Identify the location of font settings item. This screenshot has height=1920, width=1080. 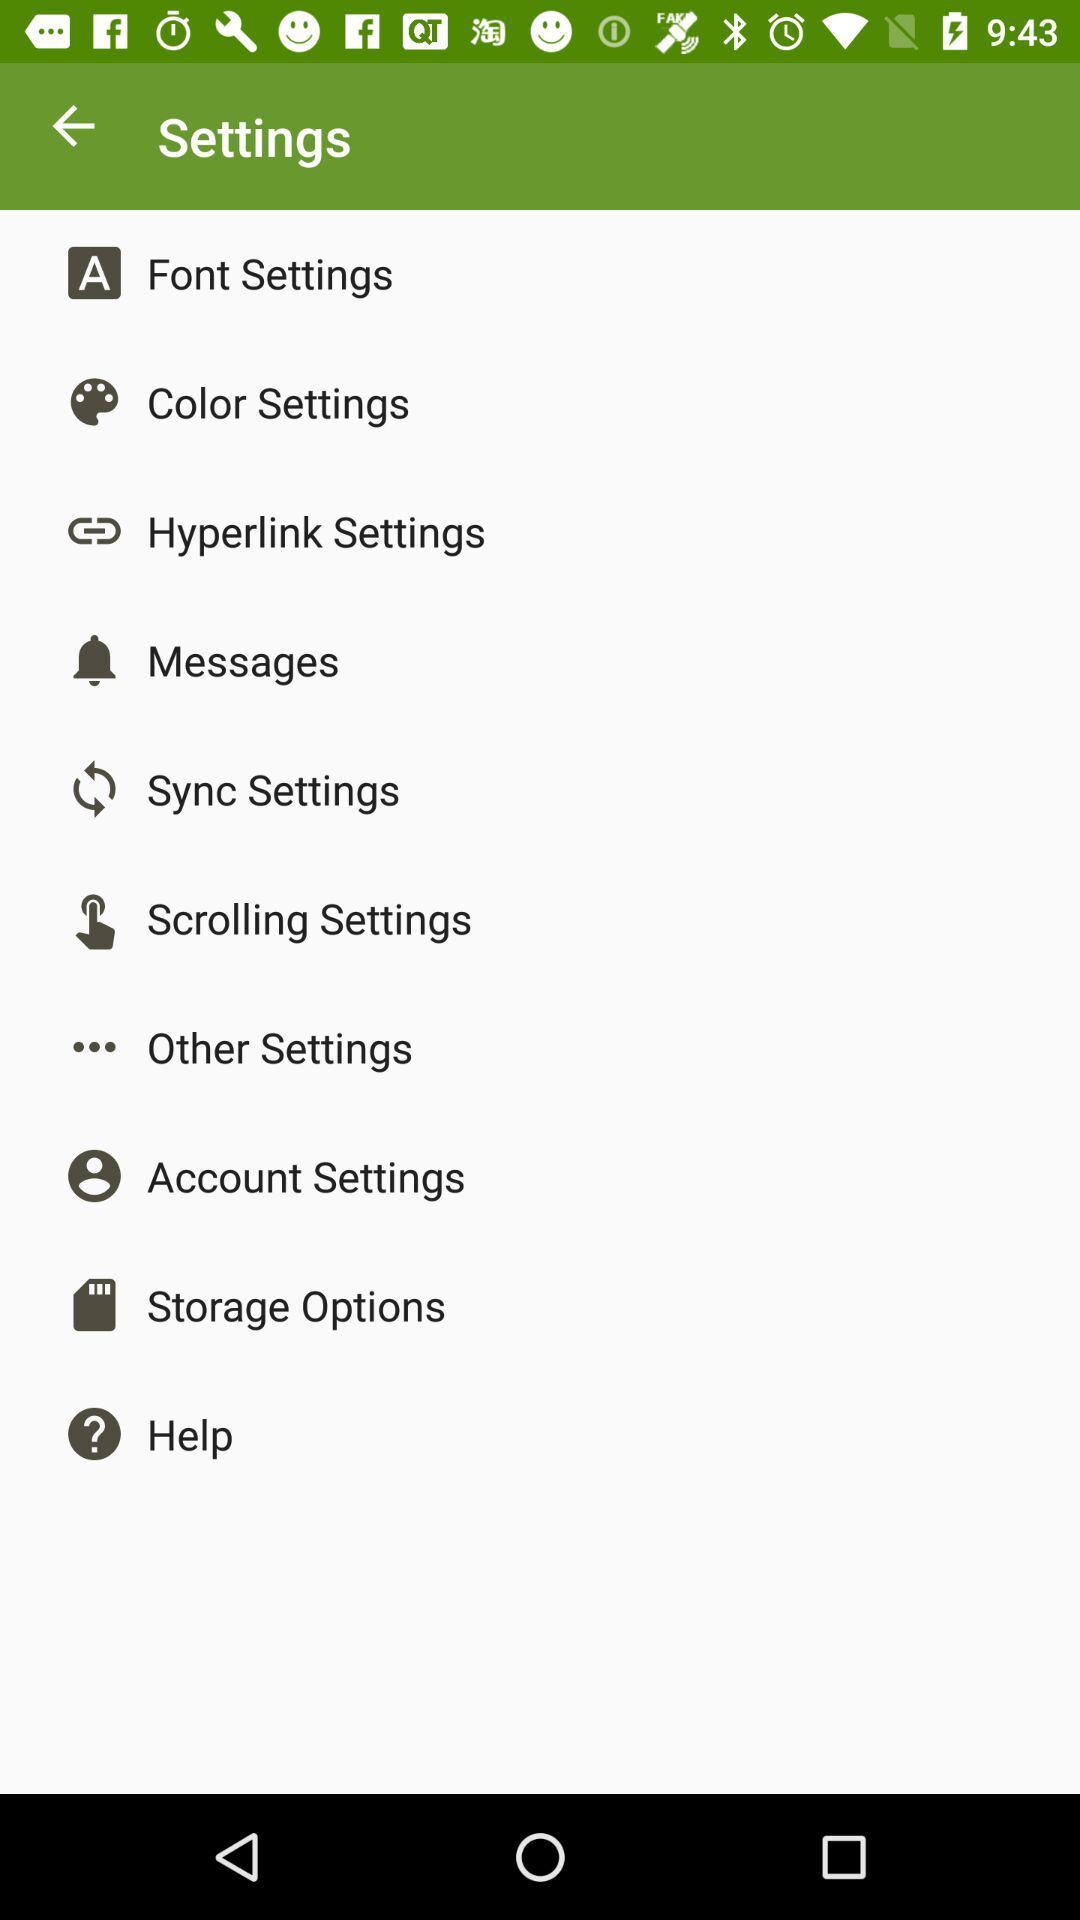
(270, 272).